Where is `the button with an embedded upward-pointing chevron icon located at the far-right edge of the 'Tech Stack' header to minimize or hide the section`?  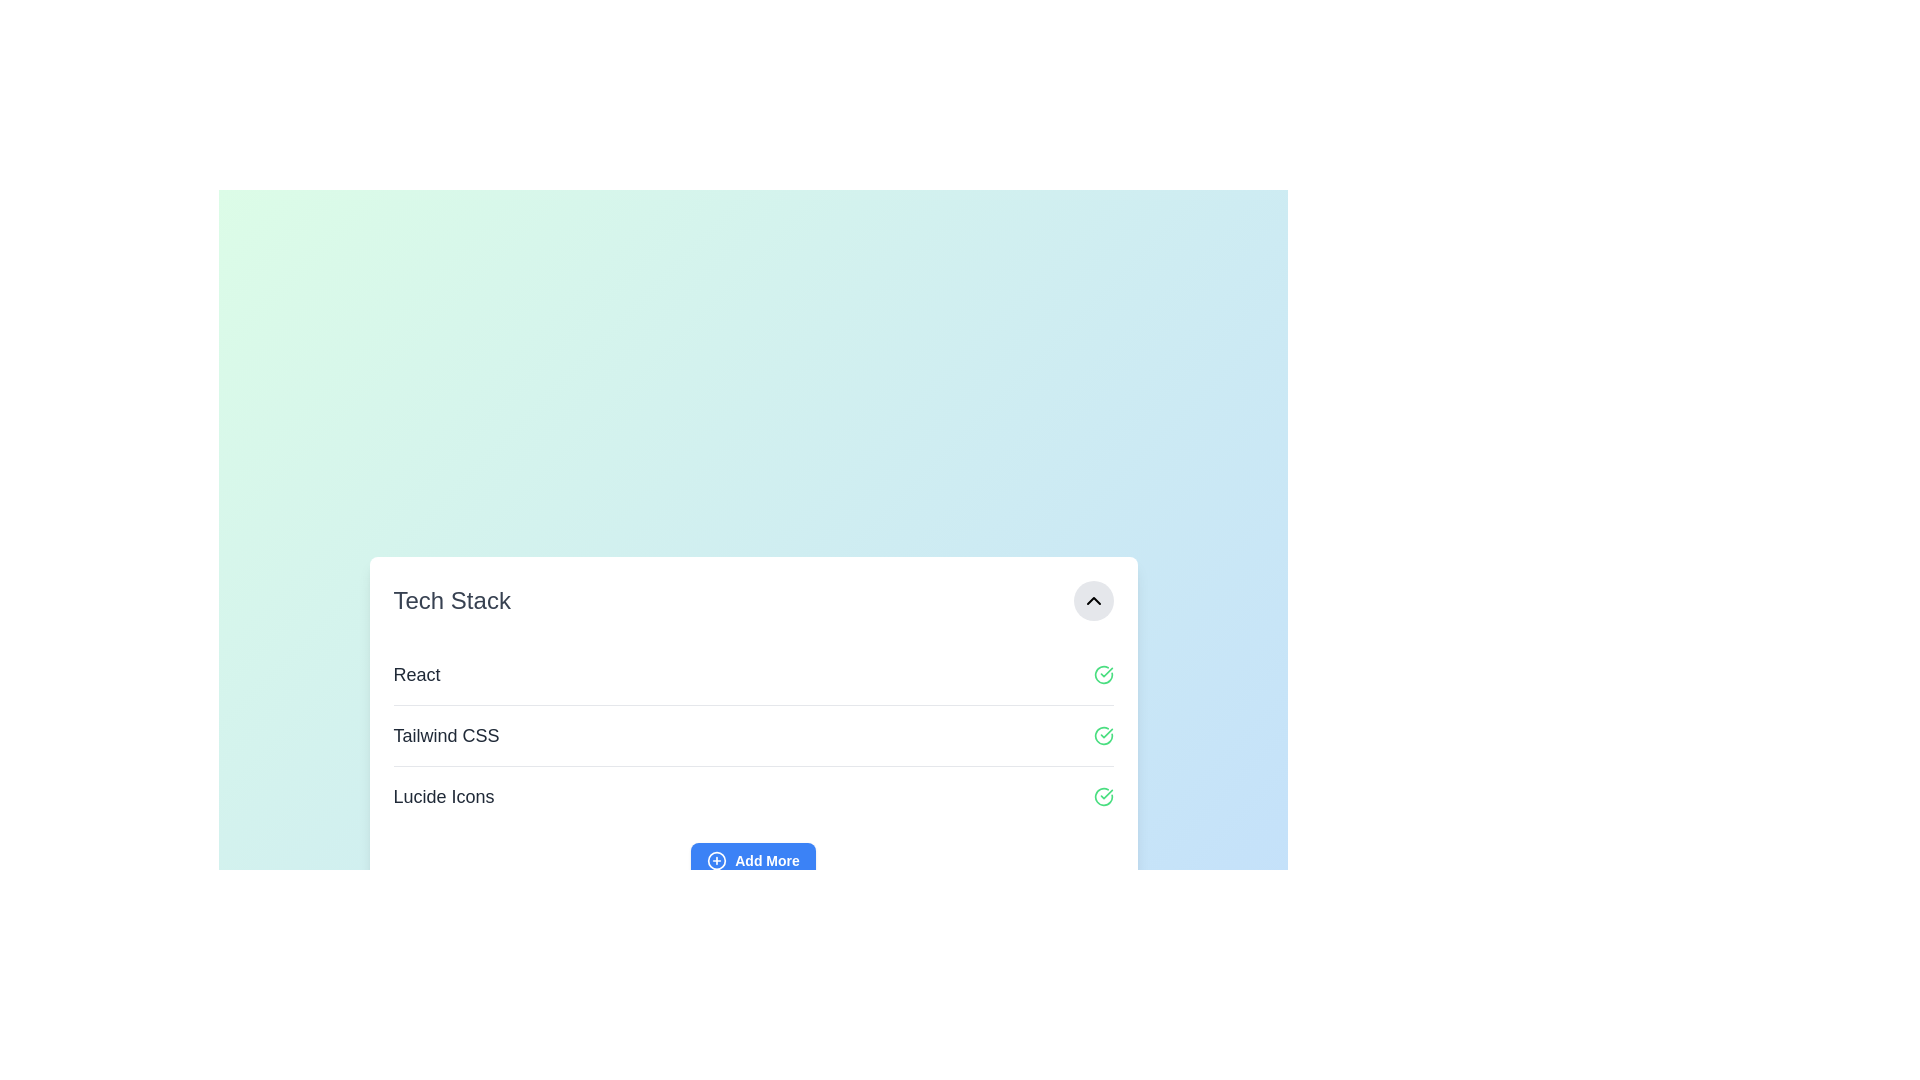
the button with an embedded upward-pointing chevron icon located at the far-right edge of the 'Tech Stack' header to minimize or hide the section is located at coordinates (1092, 600).